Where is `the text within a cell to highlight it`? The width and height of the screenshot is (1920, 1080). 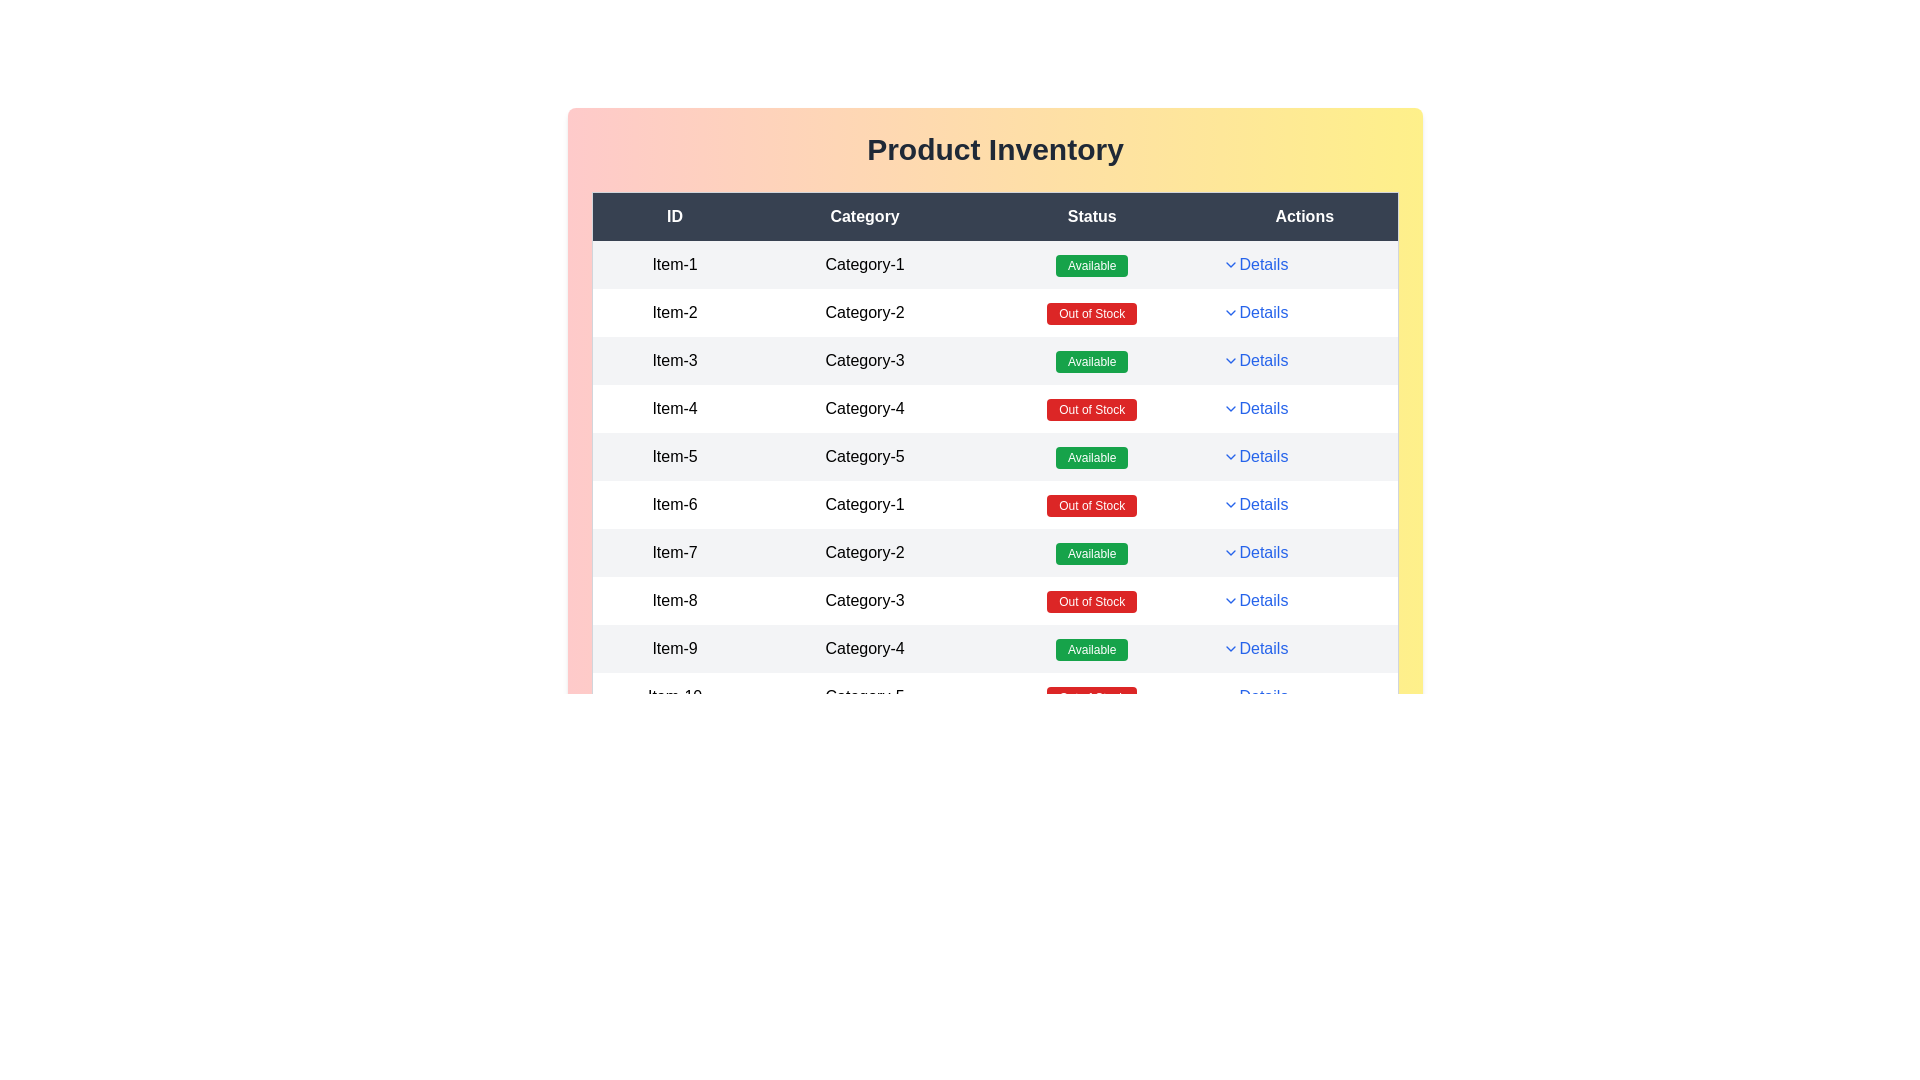 the text within a cell to highlight it is located at coordinates (673, 264).